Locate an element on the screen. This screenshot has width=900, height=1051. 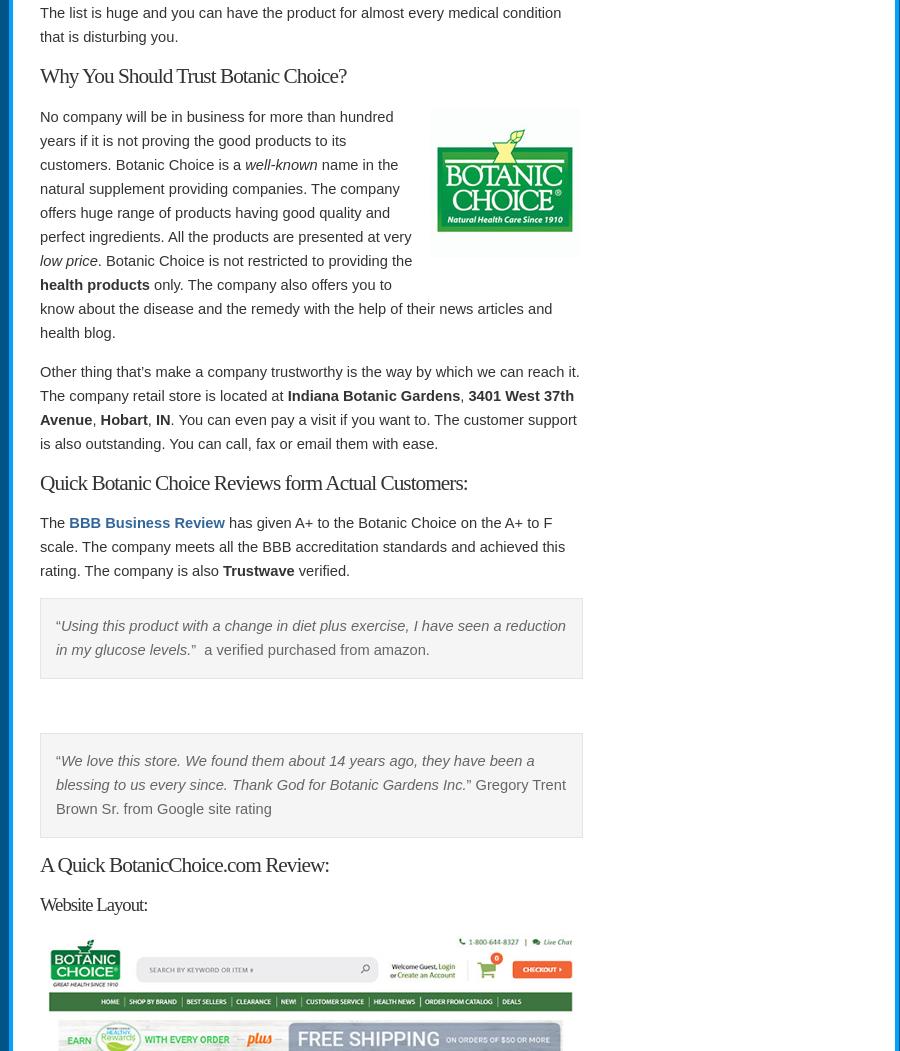
'verified.' is located at coordinates (293, 571).